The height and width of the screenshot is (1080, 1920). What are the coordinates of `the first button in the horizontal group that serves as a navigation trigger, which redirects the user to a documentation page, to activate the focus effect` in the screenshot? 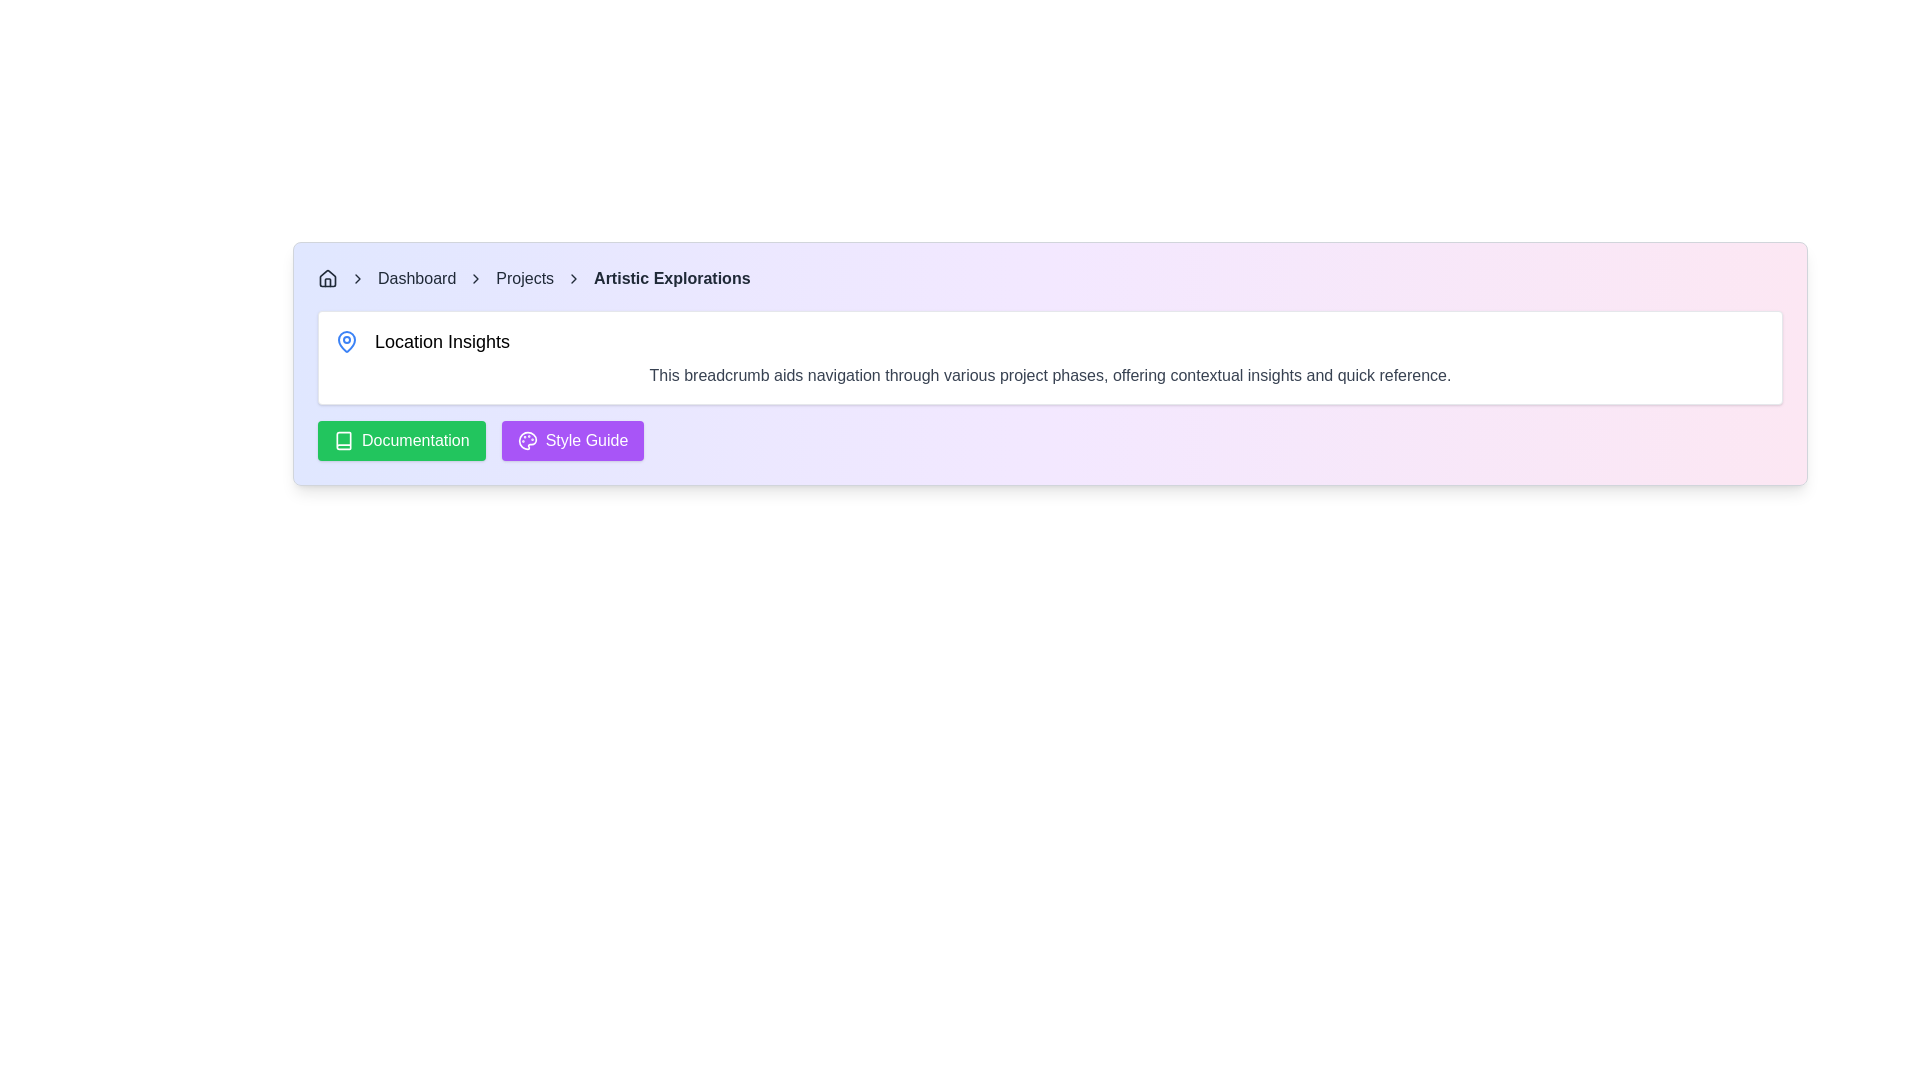 It's located at (400, 439).